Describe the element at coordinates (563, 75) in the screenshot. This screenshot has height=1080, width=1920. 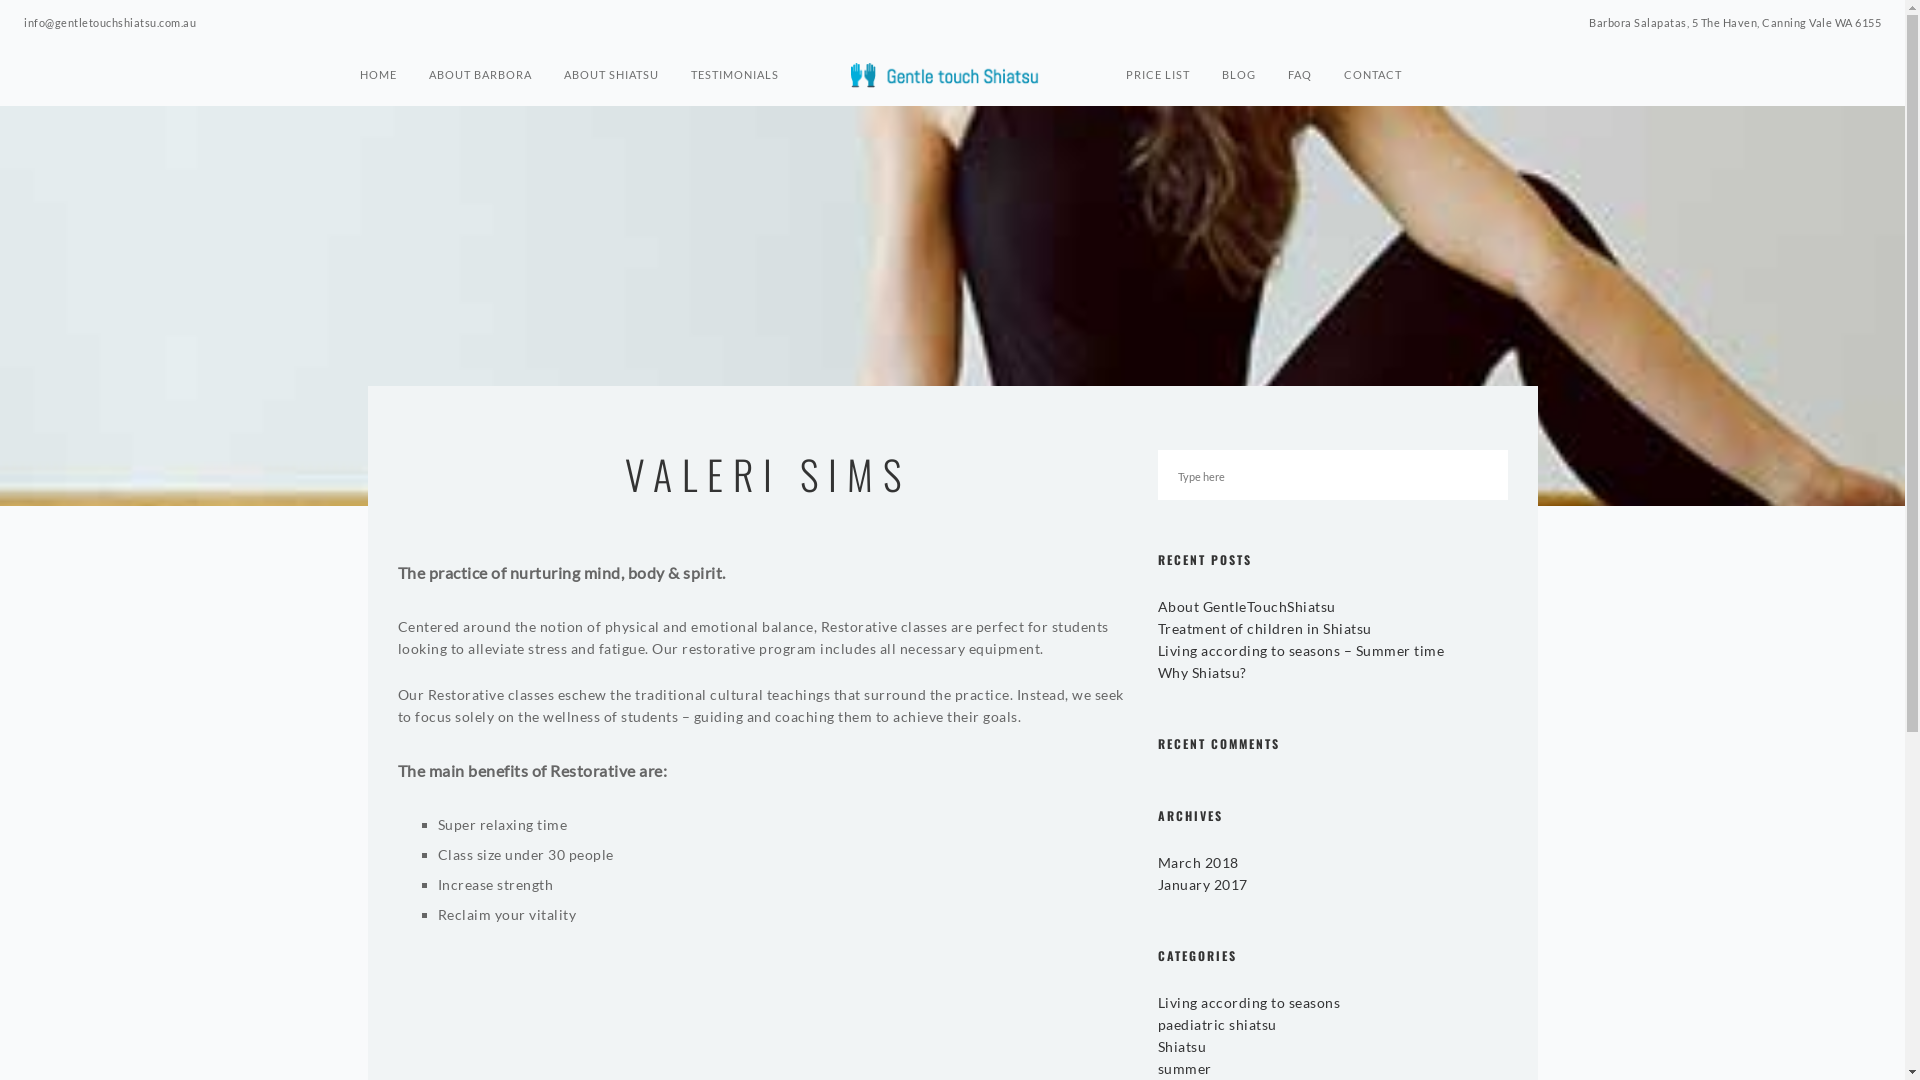
I see `'ABOUT SHIATSU'` at that location.